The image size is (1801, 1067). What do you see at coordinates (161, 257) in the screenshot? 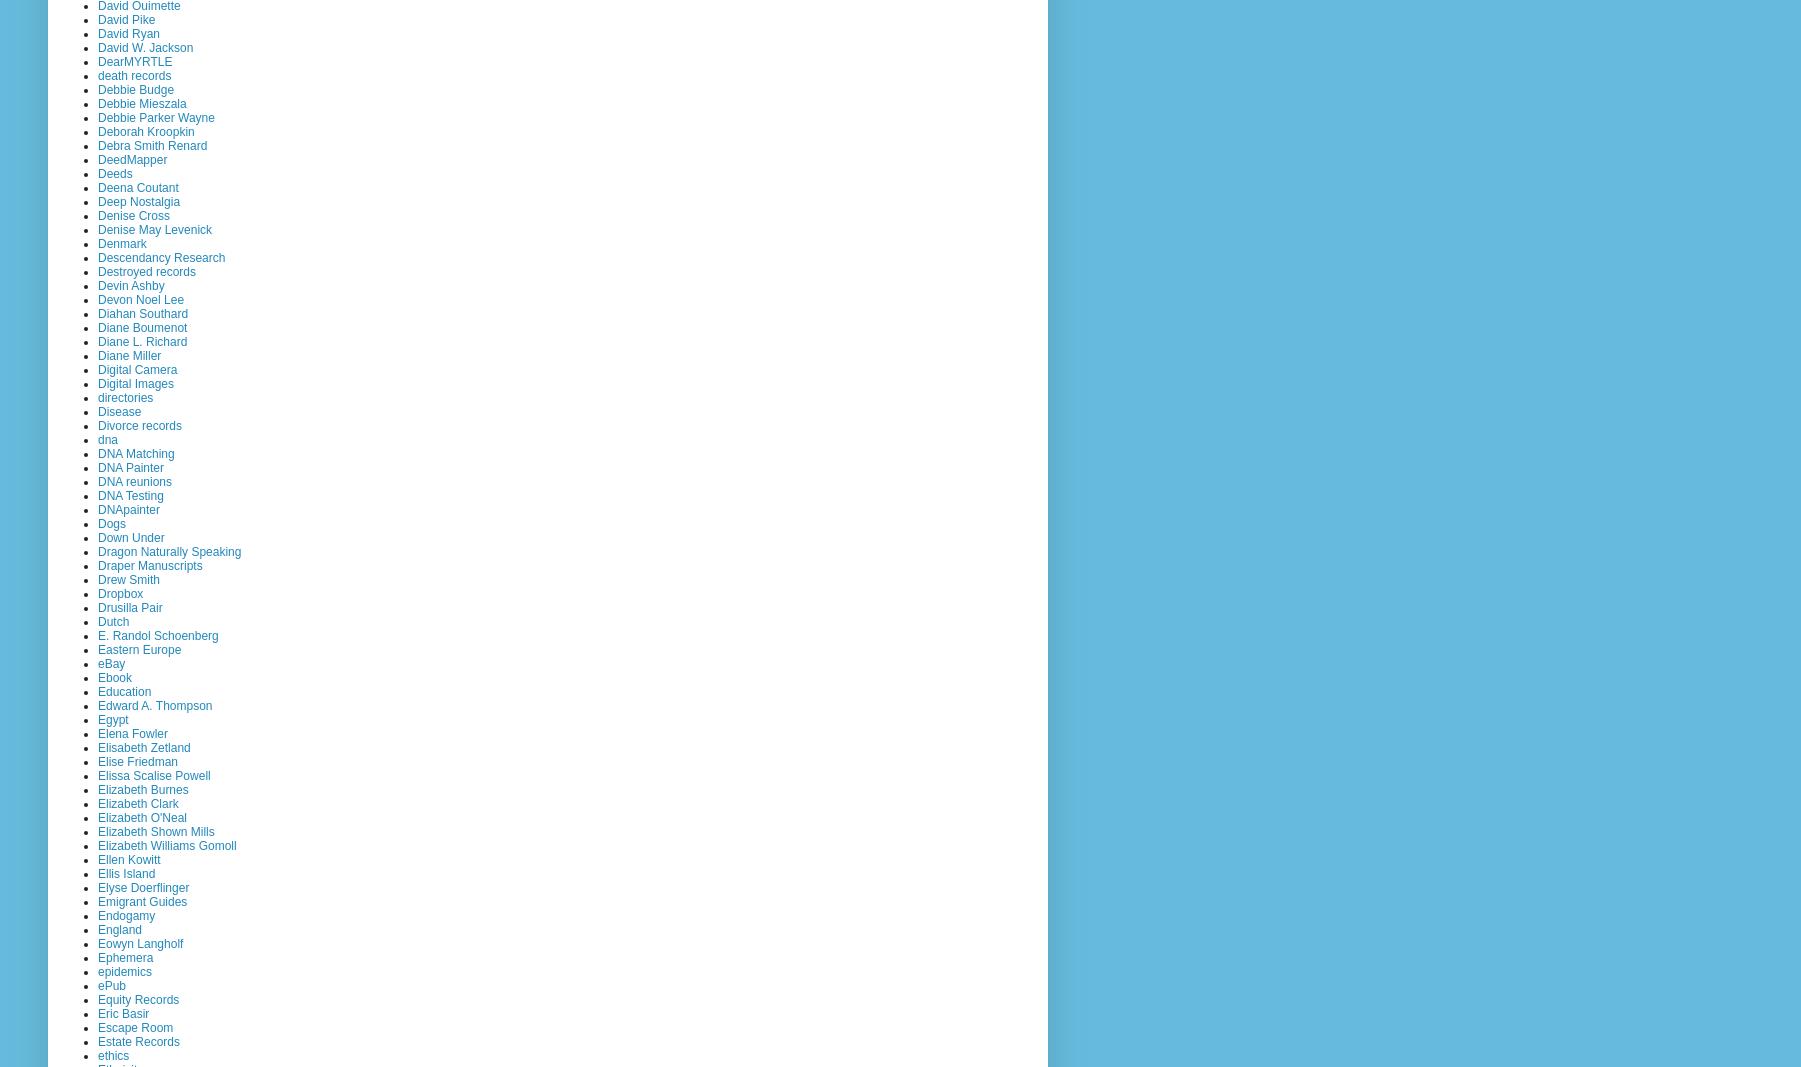
I see `'Descendancy Research'` at bounding box center [161, 257].